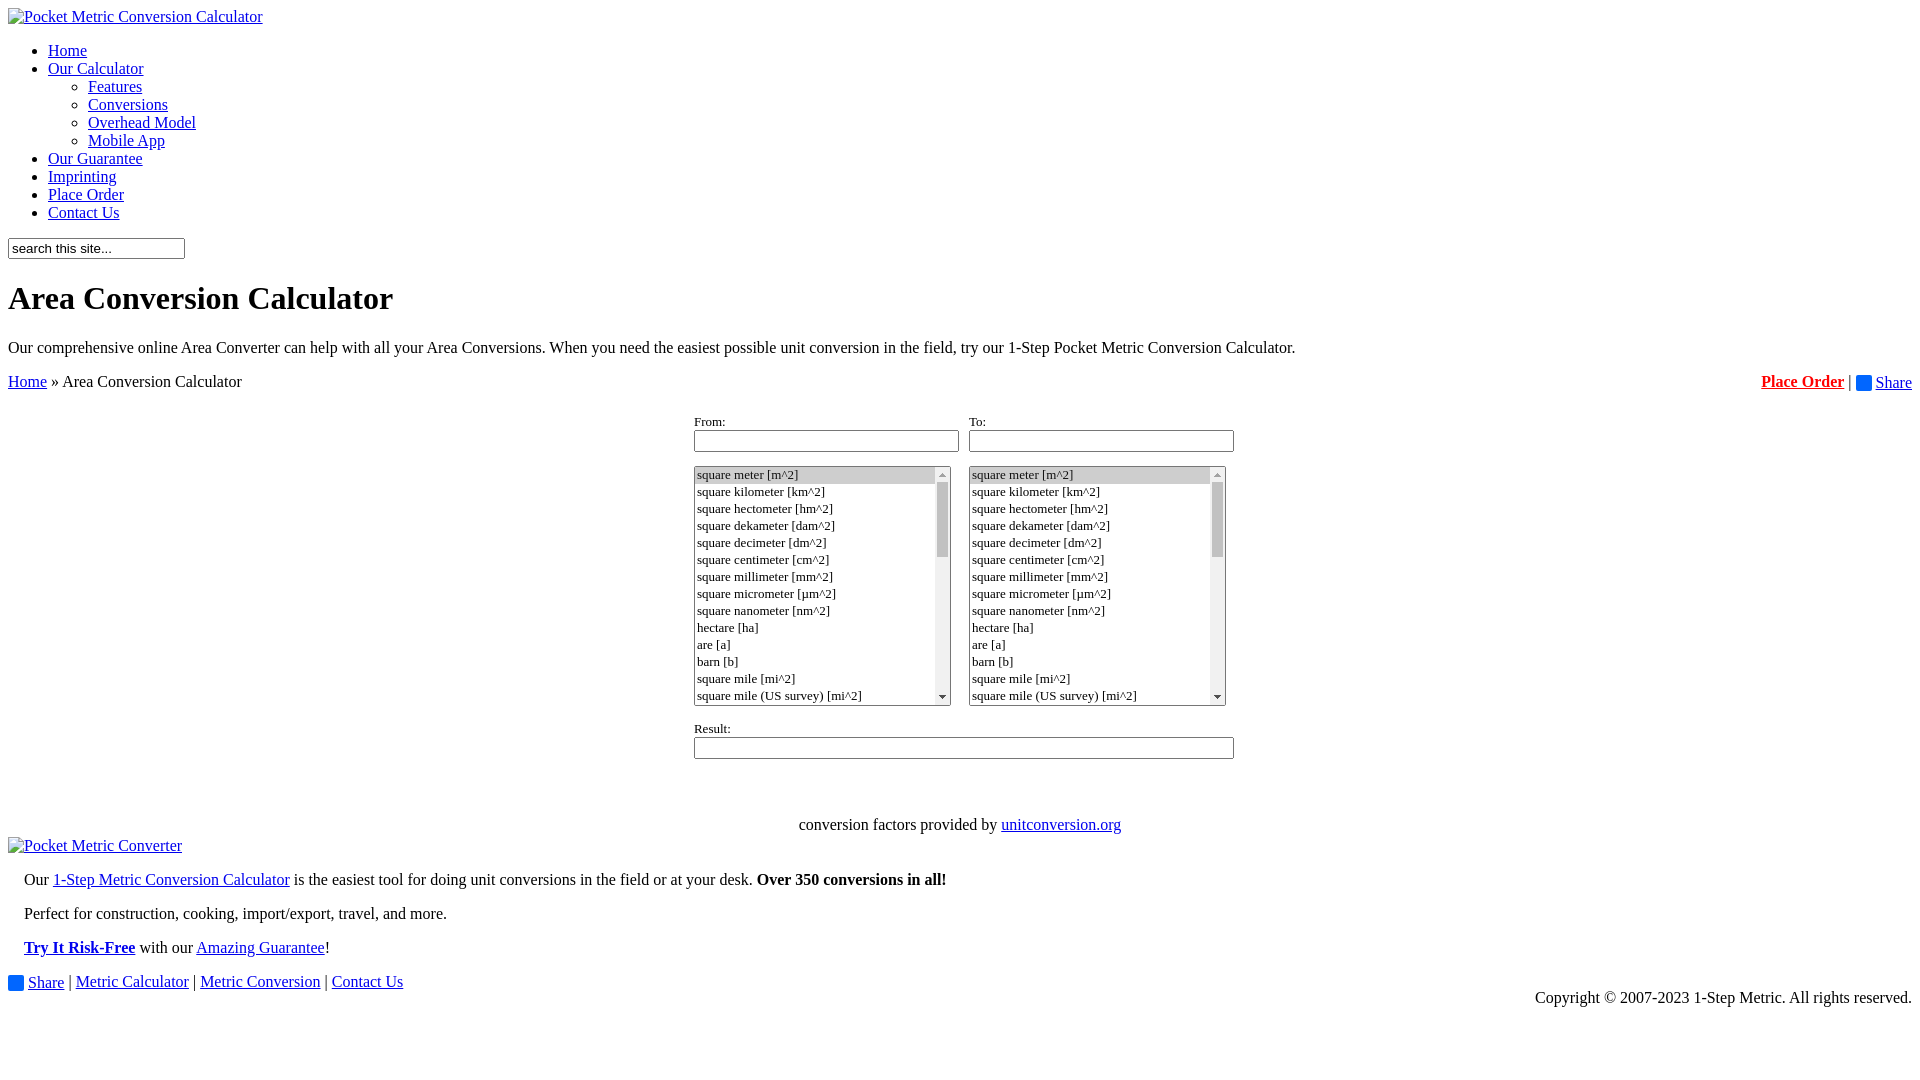  Describe the element at coordinates (114, 85) in the screenshot. I see `'Features'` at that location.